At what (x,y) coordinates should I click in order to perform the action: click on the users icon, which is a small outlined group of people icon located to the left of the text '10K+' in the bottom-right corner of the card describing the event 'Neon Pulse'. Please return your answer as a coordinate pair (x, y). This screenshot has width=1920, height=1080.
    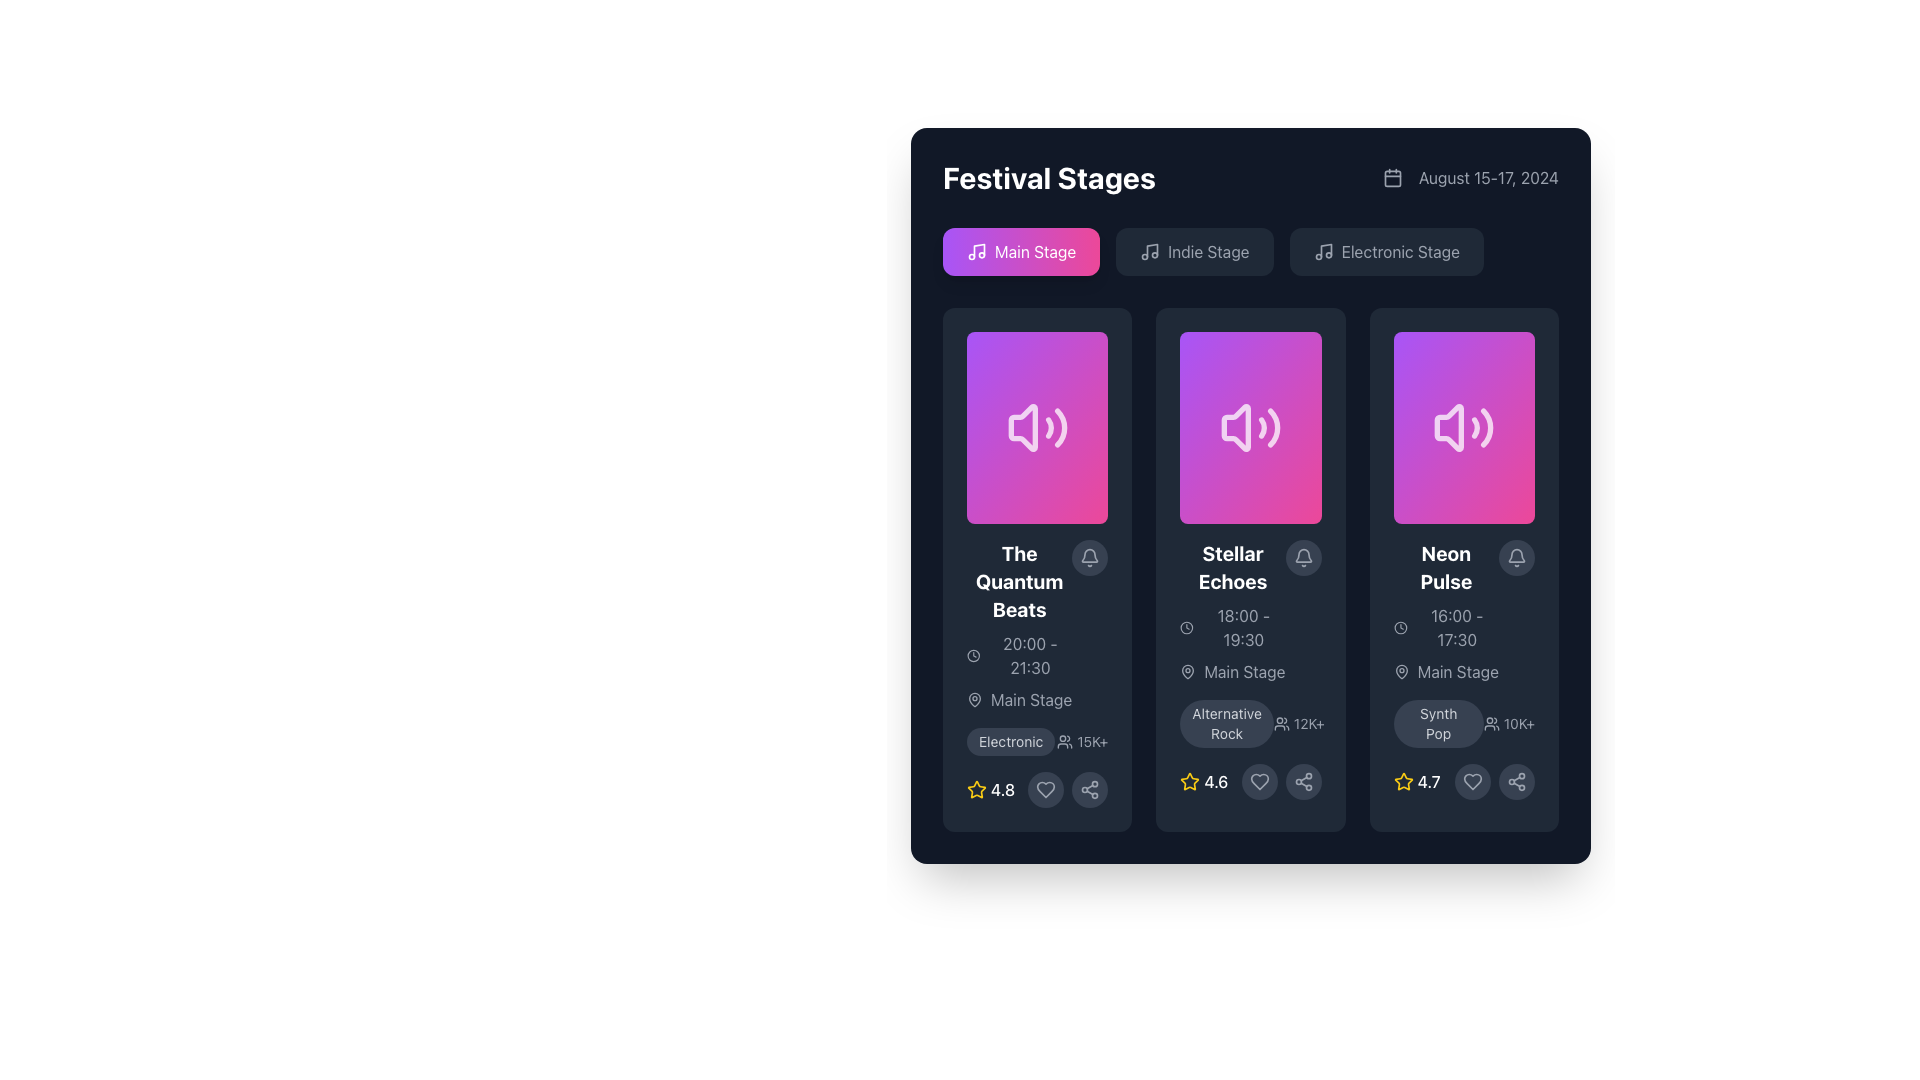
    Looking at the image, I should click on (1491, 724).